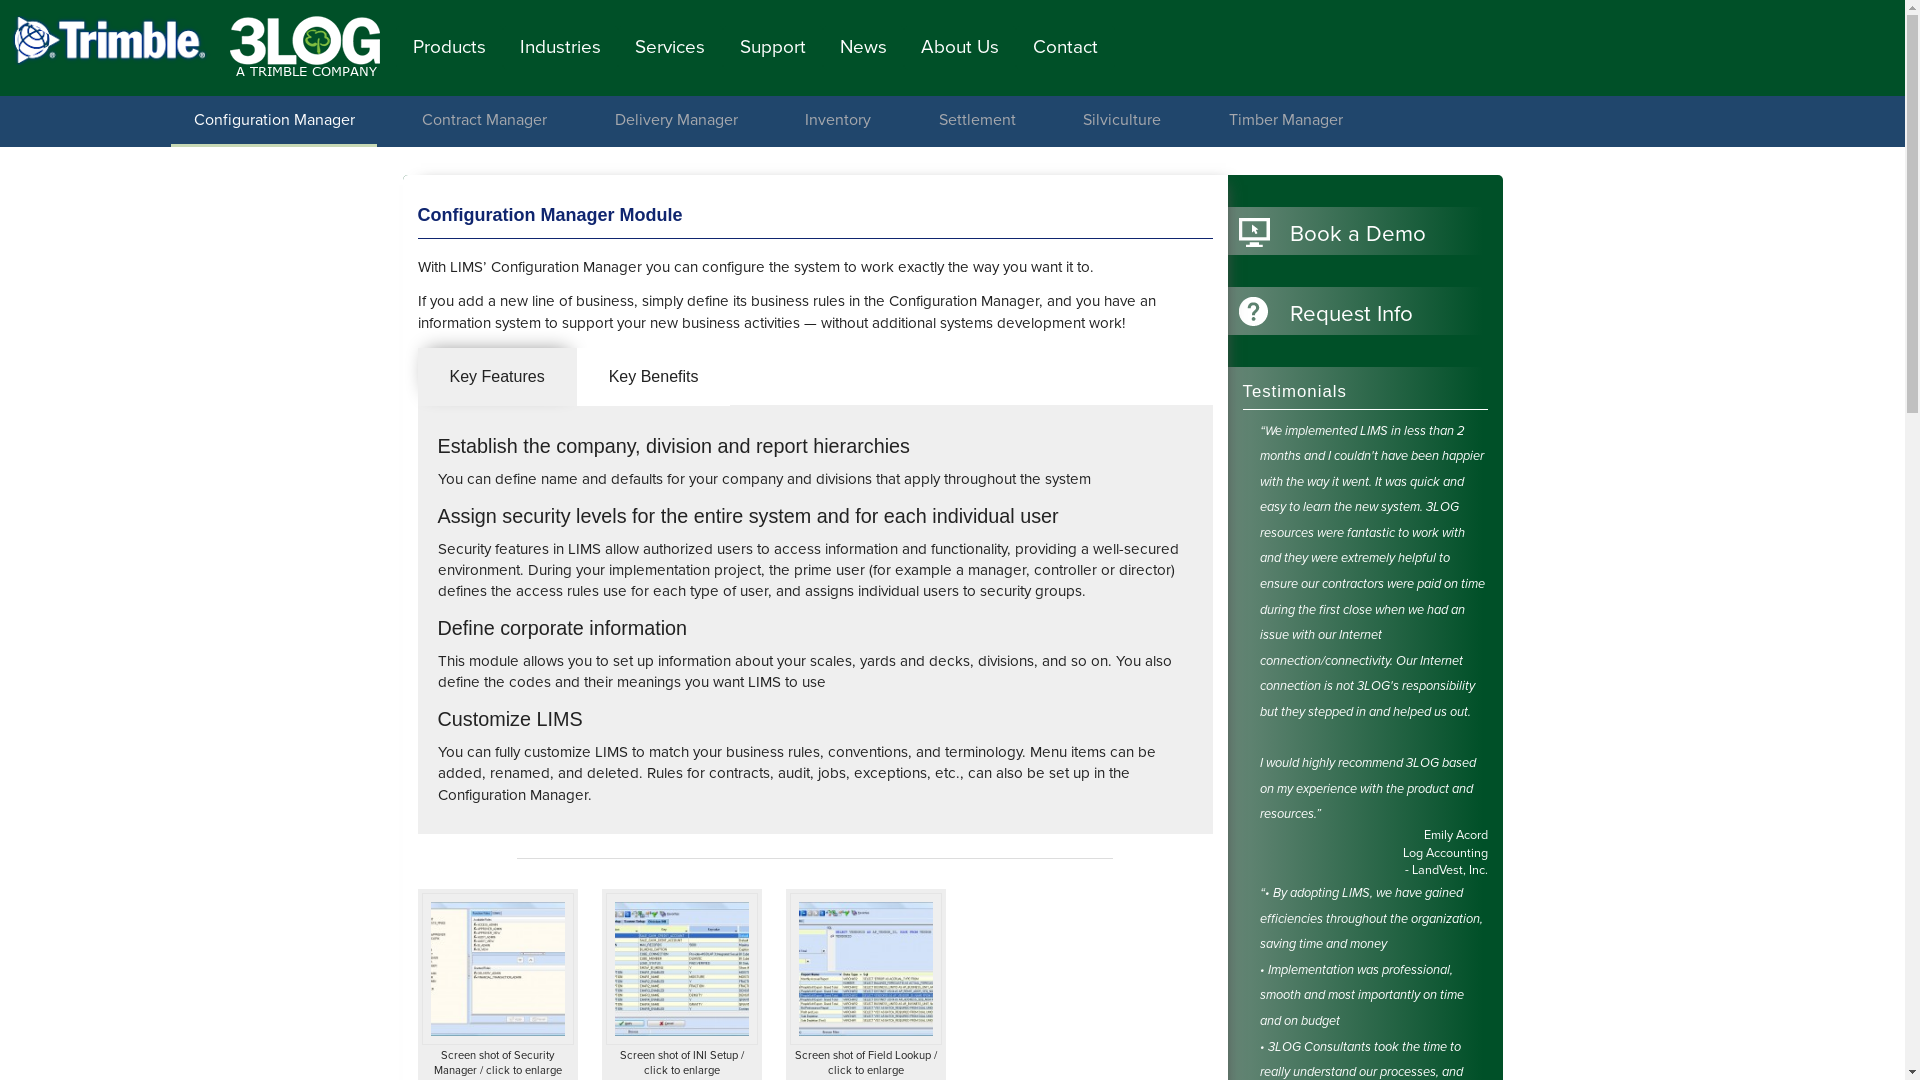  I want to click on 'Key Benefits', so click(575, 377).